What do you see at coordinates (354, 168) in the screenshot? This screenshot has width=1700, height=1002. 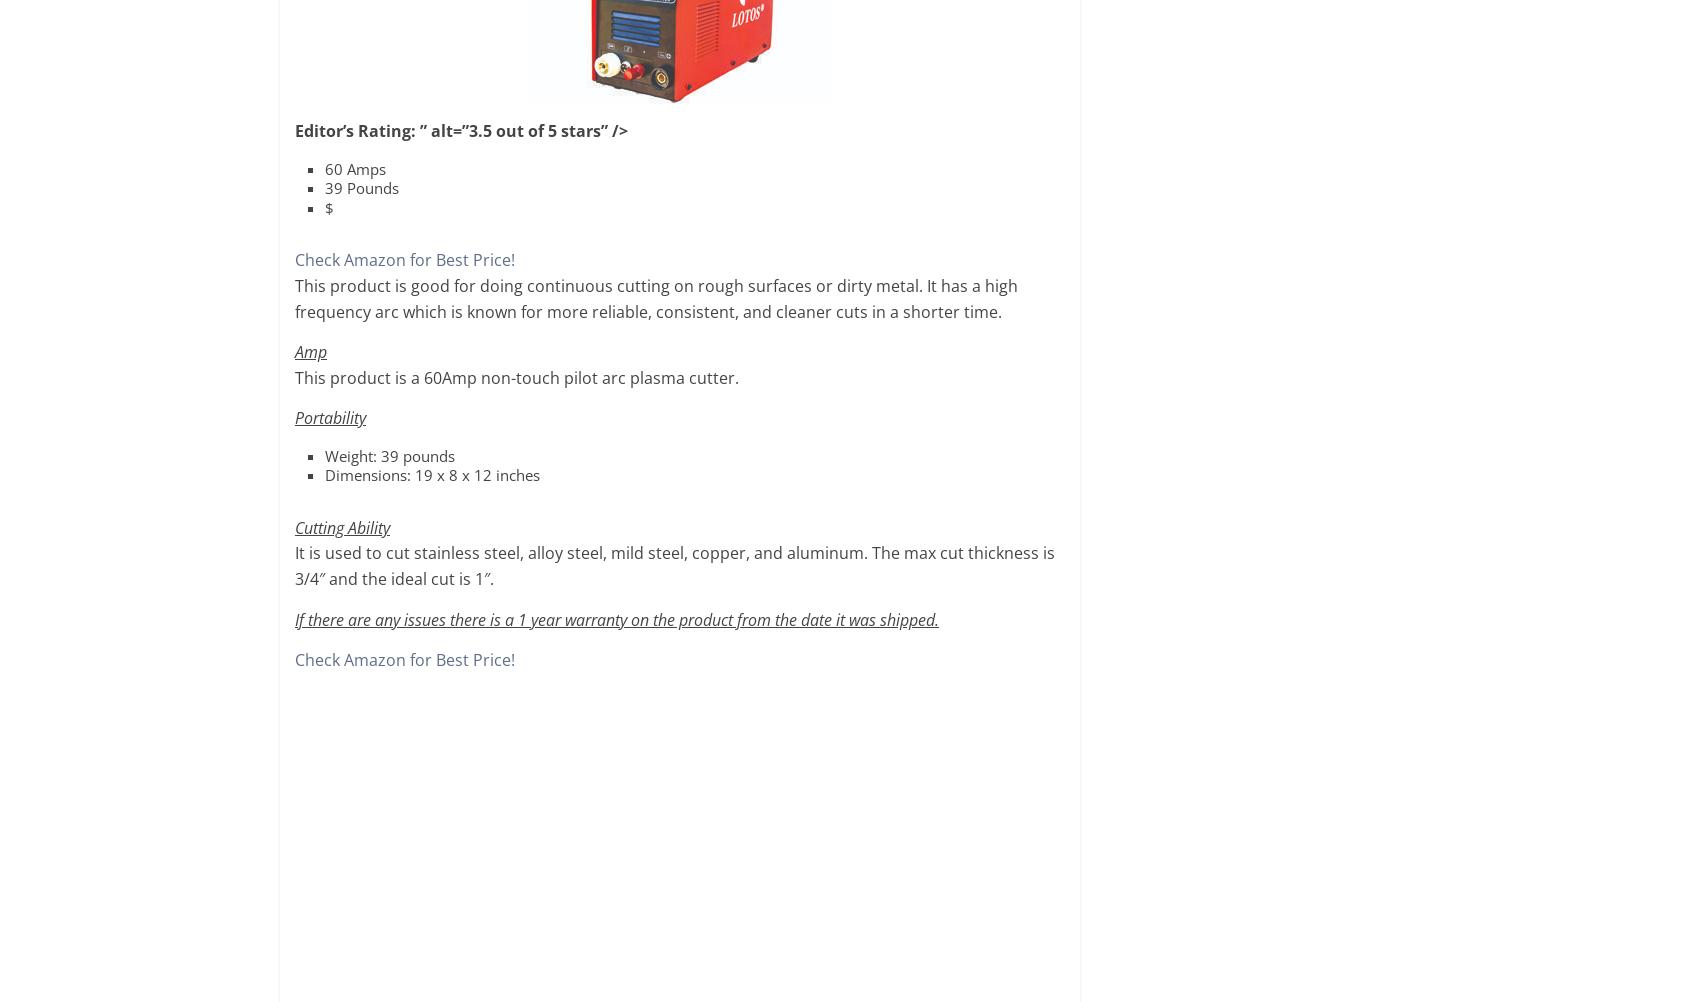 I see `'60 Amps'` at bounding box center [354, 168].